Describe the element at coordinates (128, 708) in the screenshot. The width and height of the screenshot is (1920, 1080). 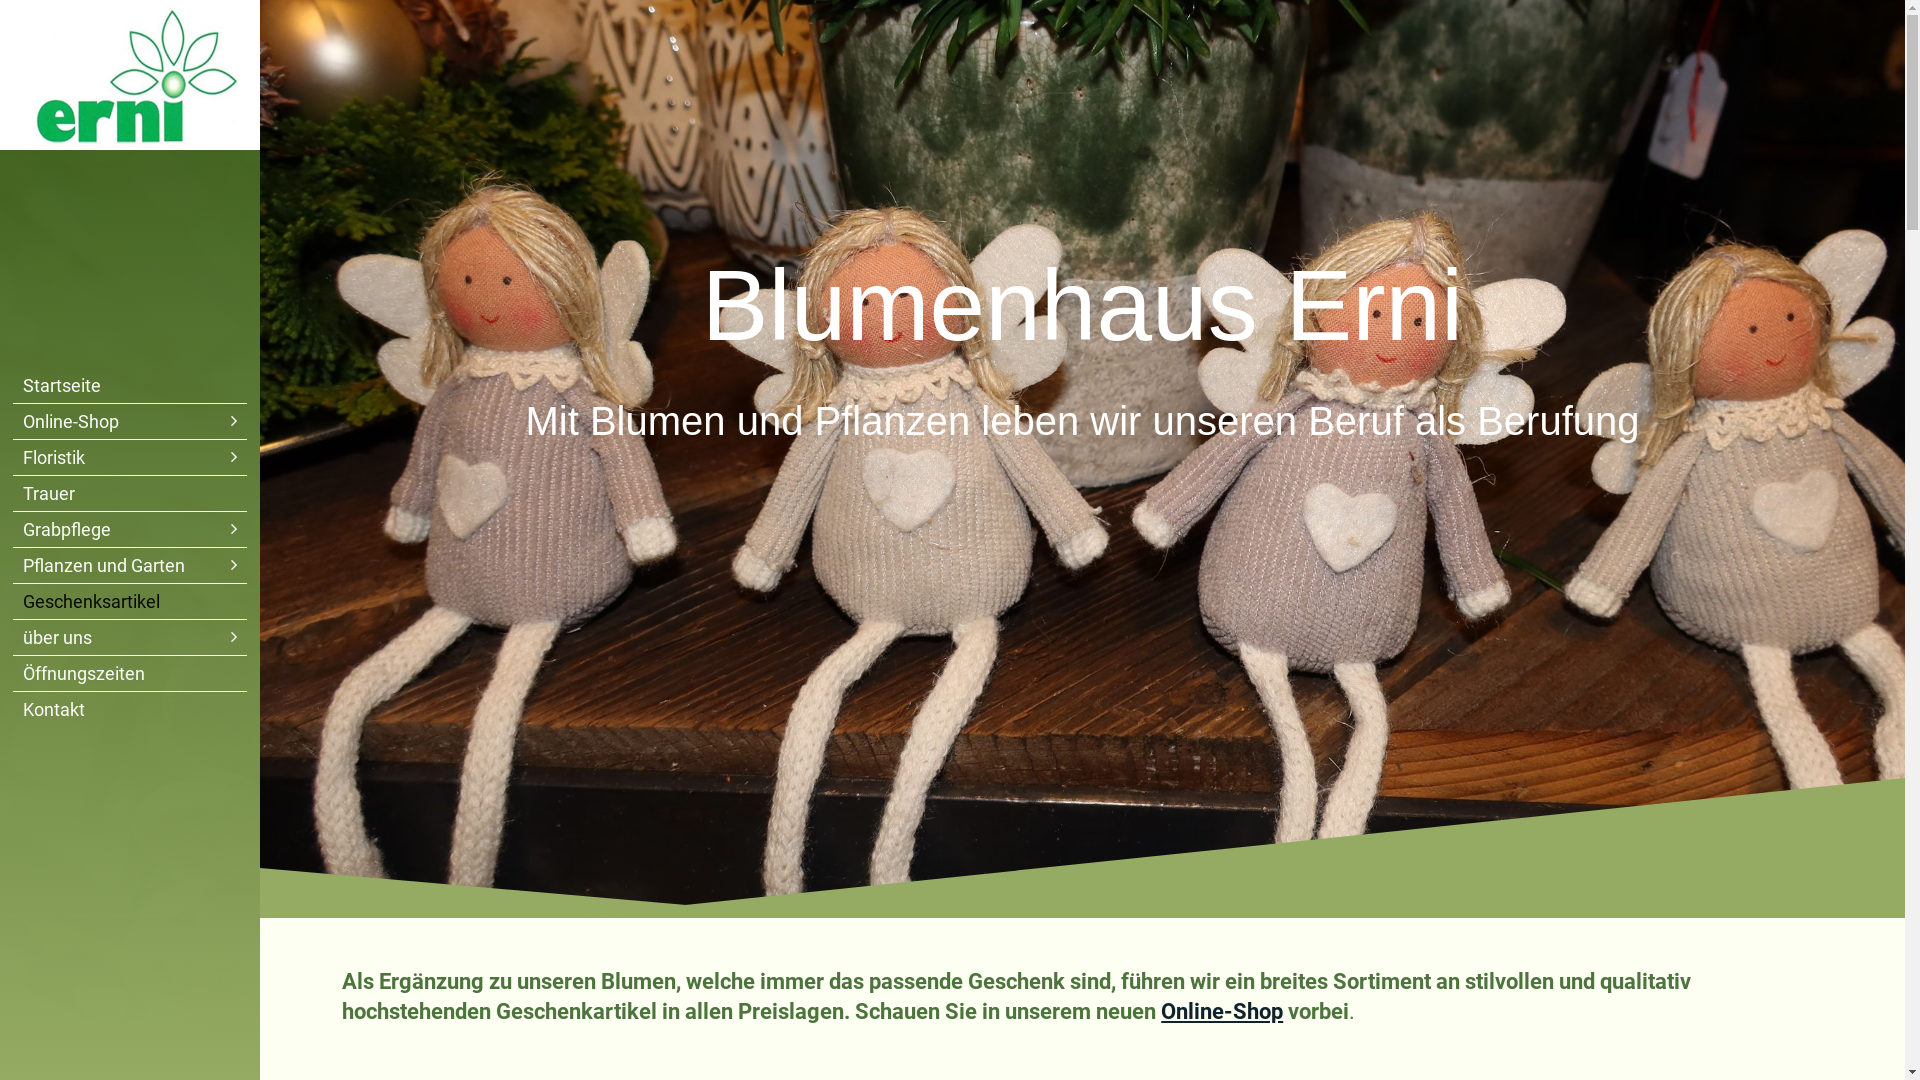
I see `'Kontakt'` at that location.